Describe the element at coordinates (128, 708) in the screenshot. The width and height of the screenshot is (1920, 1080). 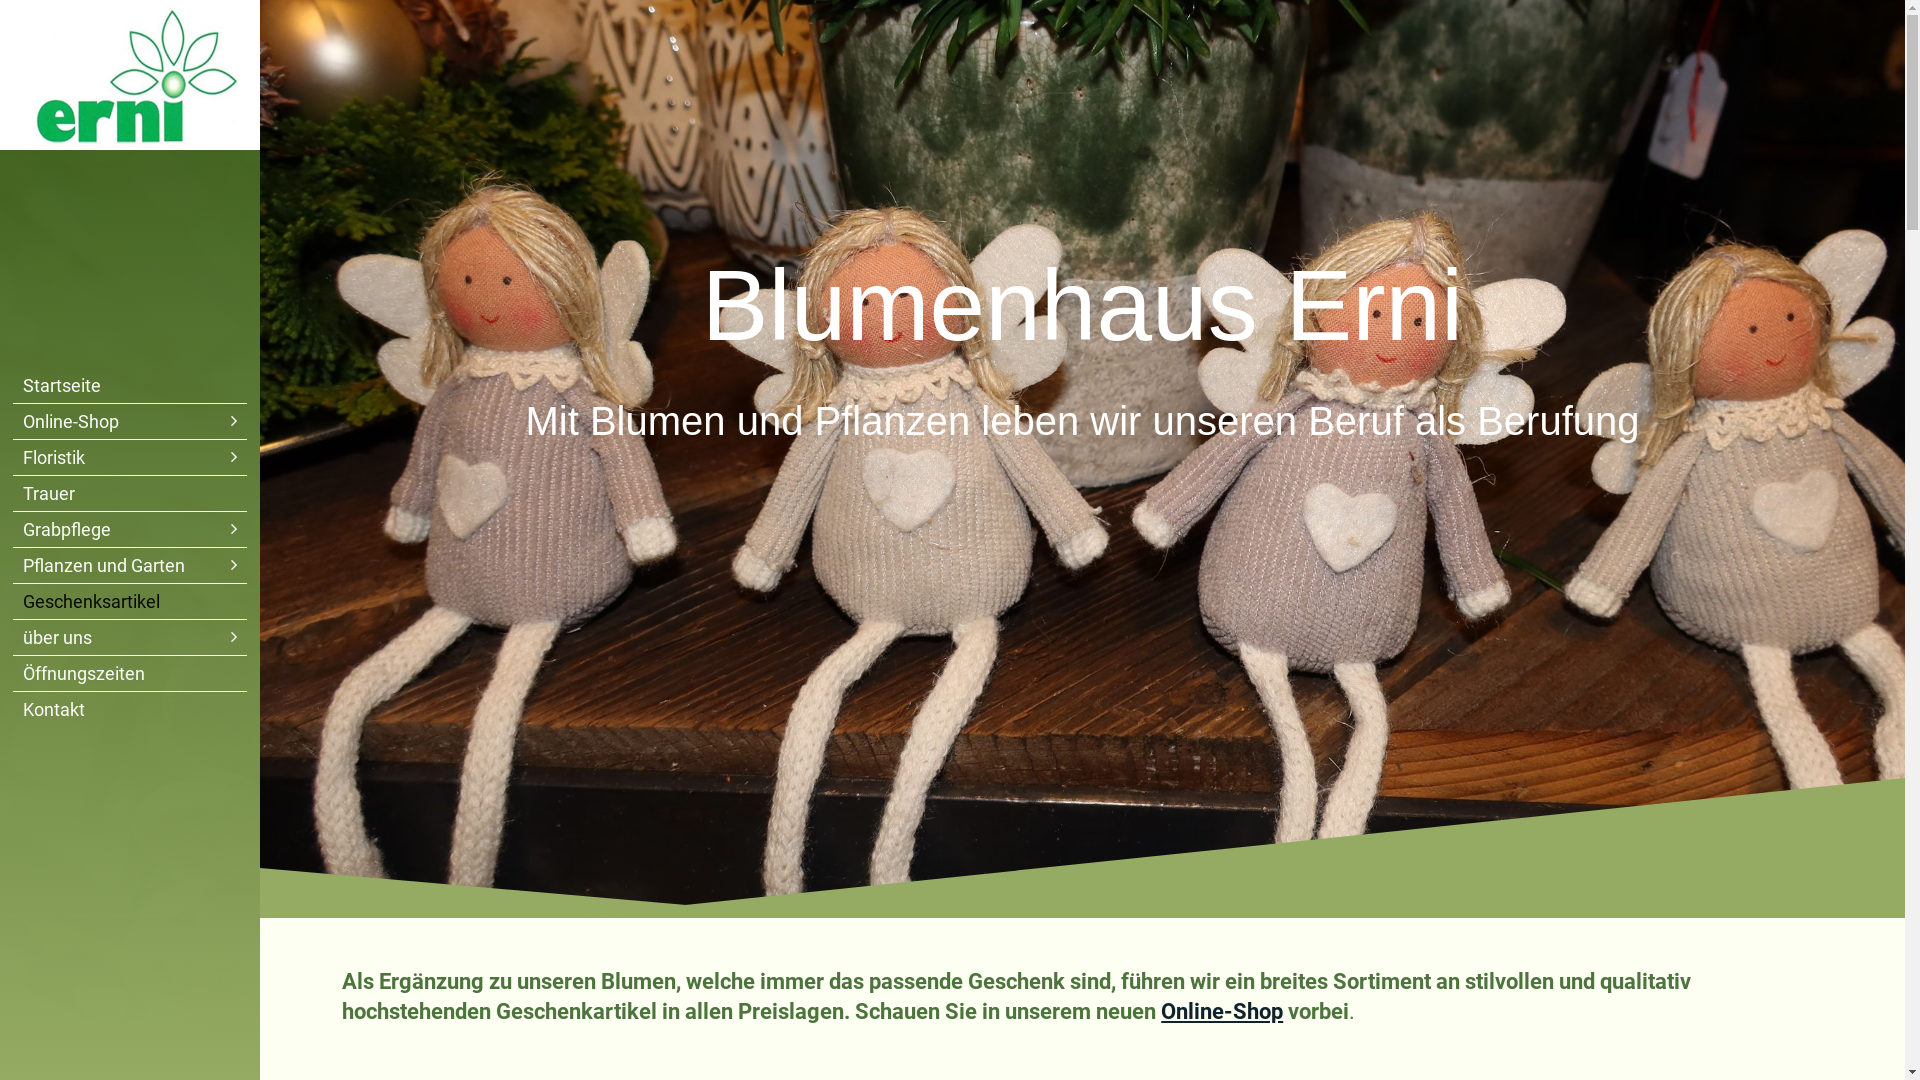
I see `'Kontakt'` at that location.